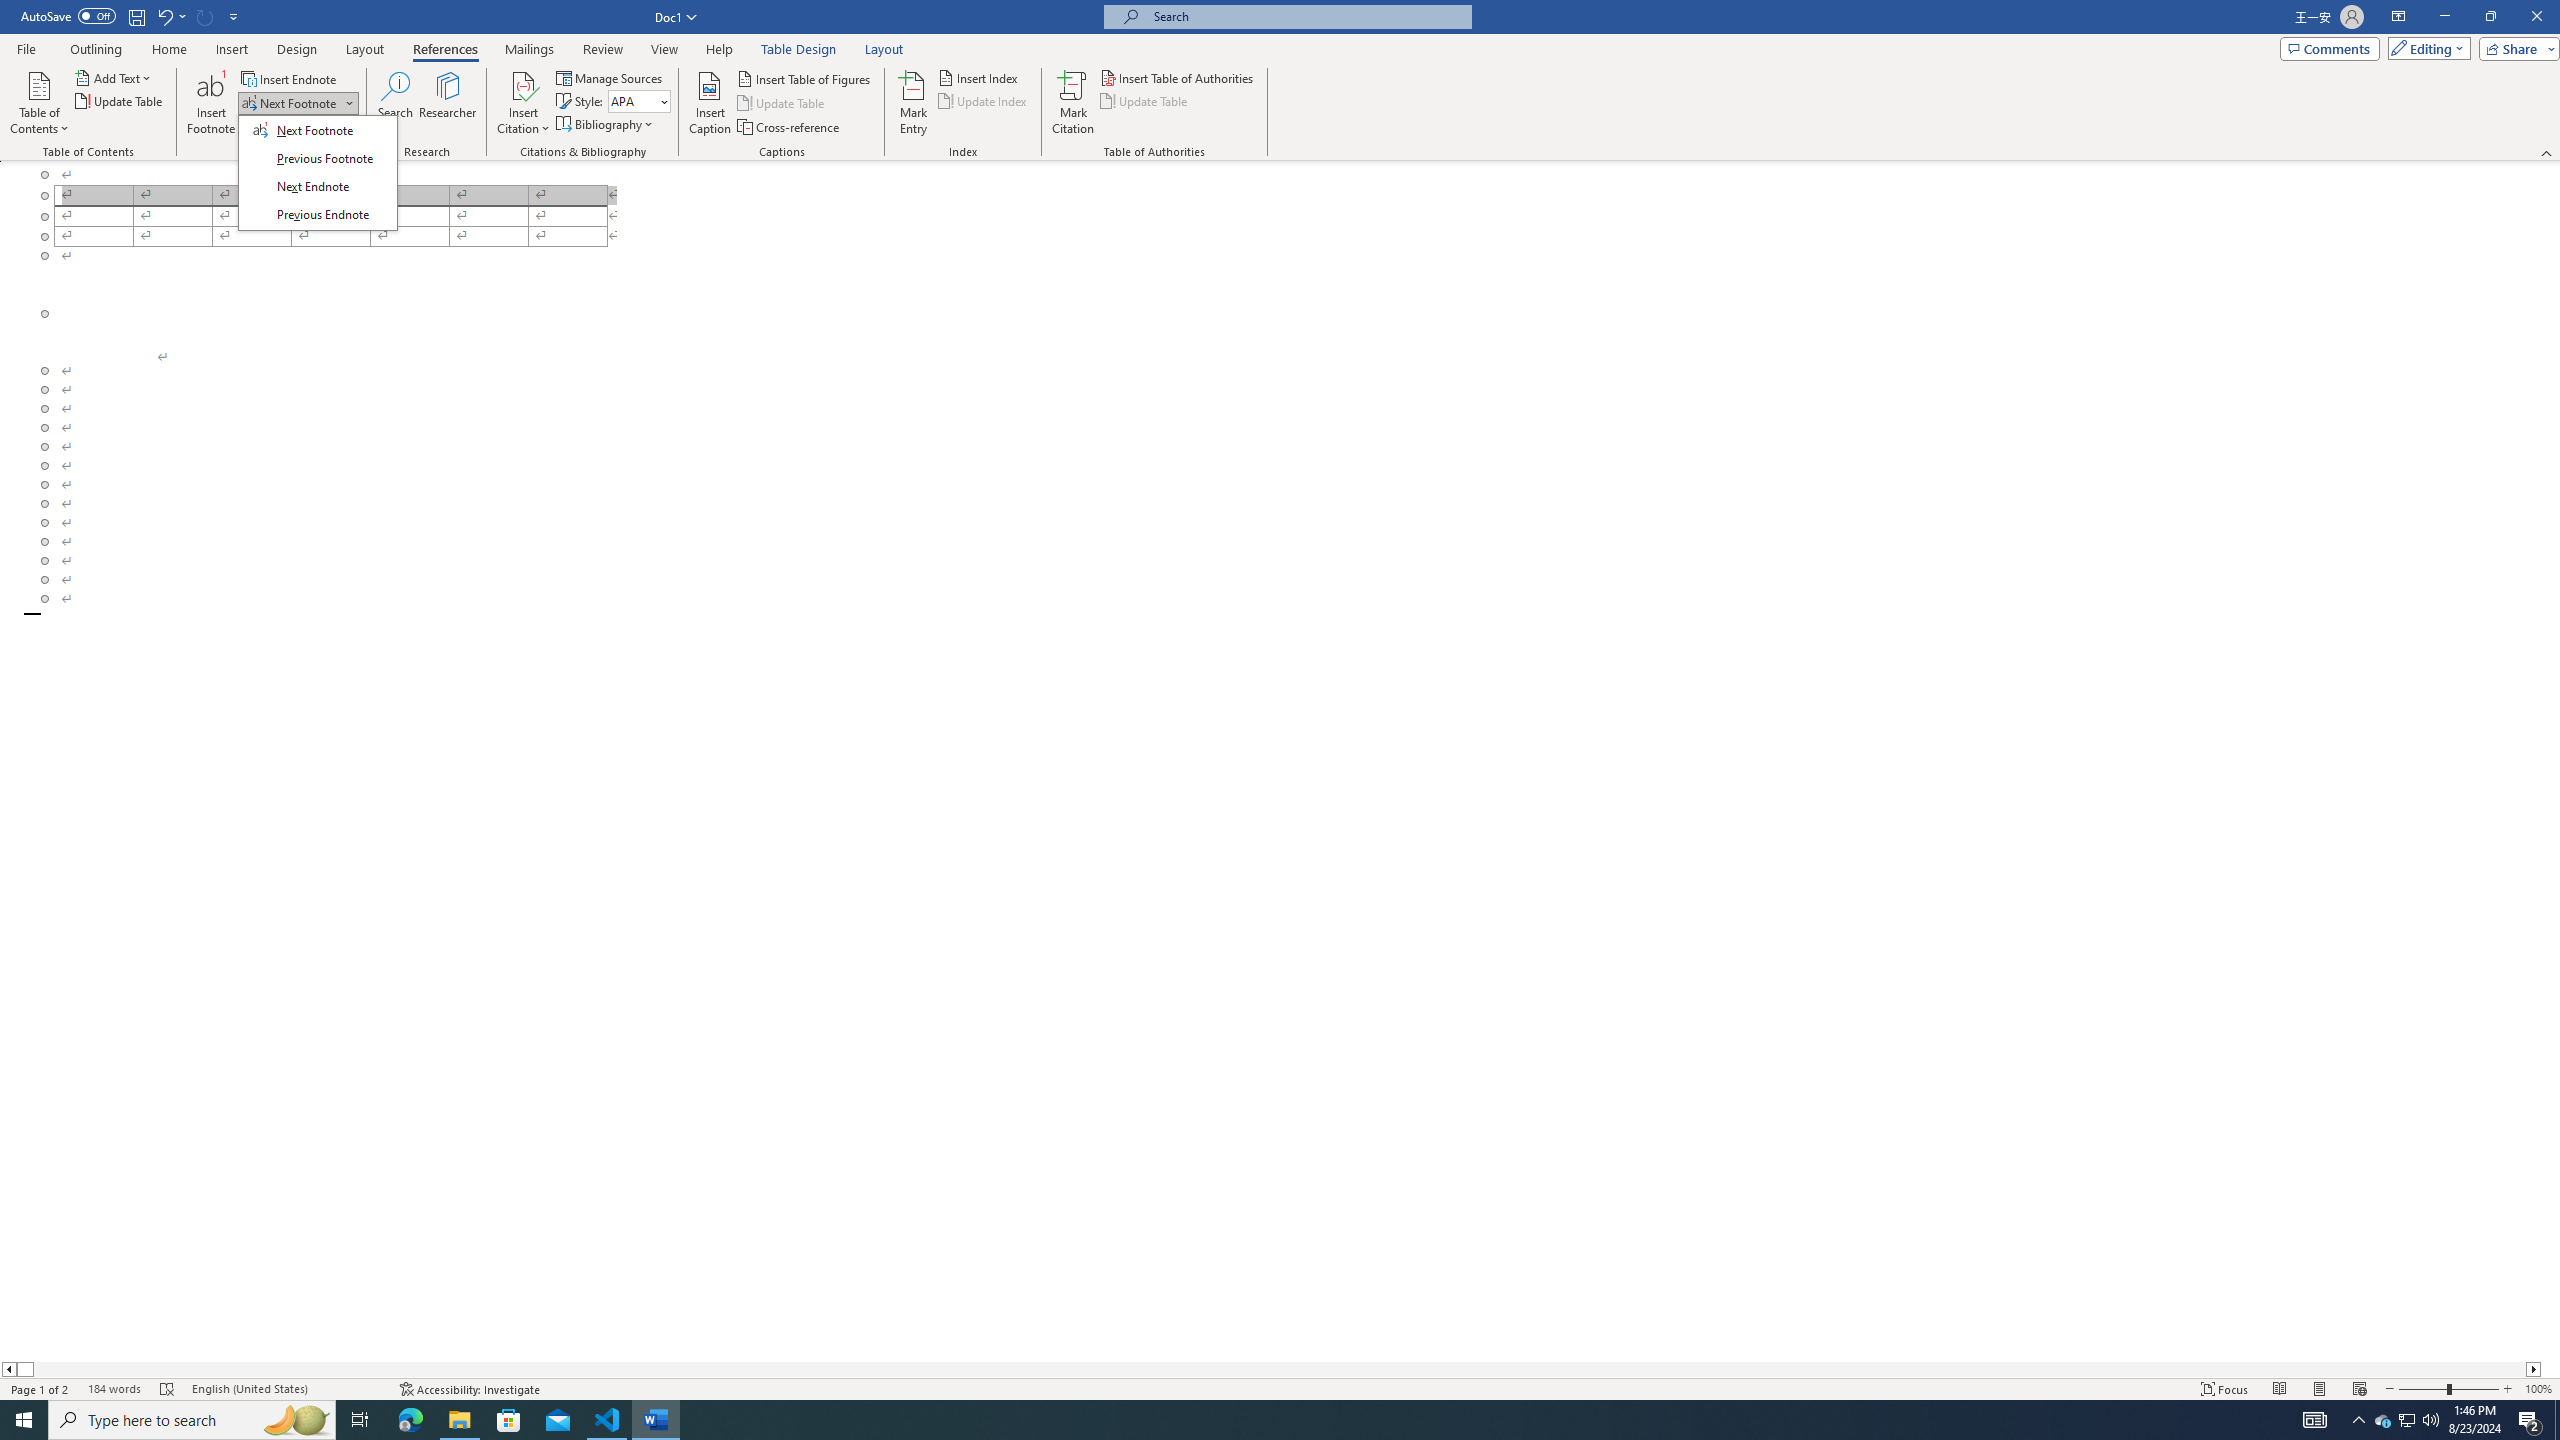 This screenshot has height=1440, width=2560. Describe the element at coordinates (2359, 1418) in the screenshot. I see `'Notification Chevron'` at that location.